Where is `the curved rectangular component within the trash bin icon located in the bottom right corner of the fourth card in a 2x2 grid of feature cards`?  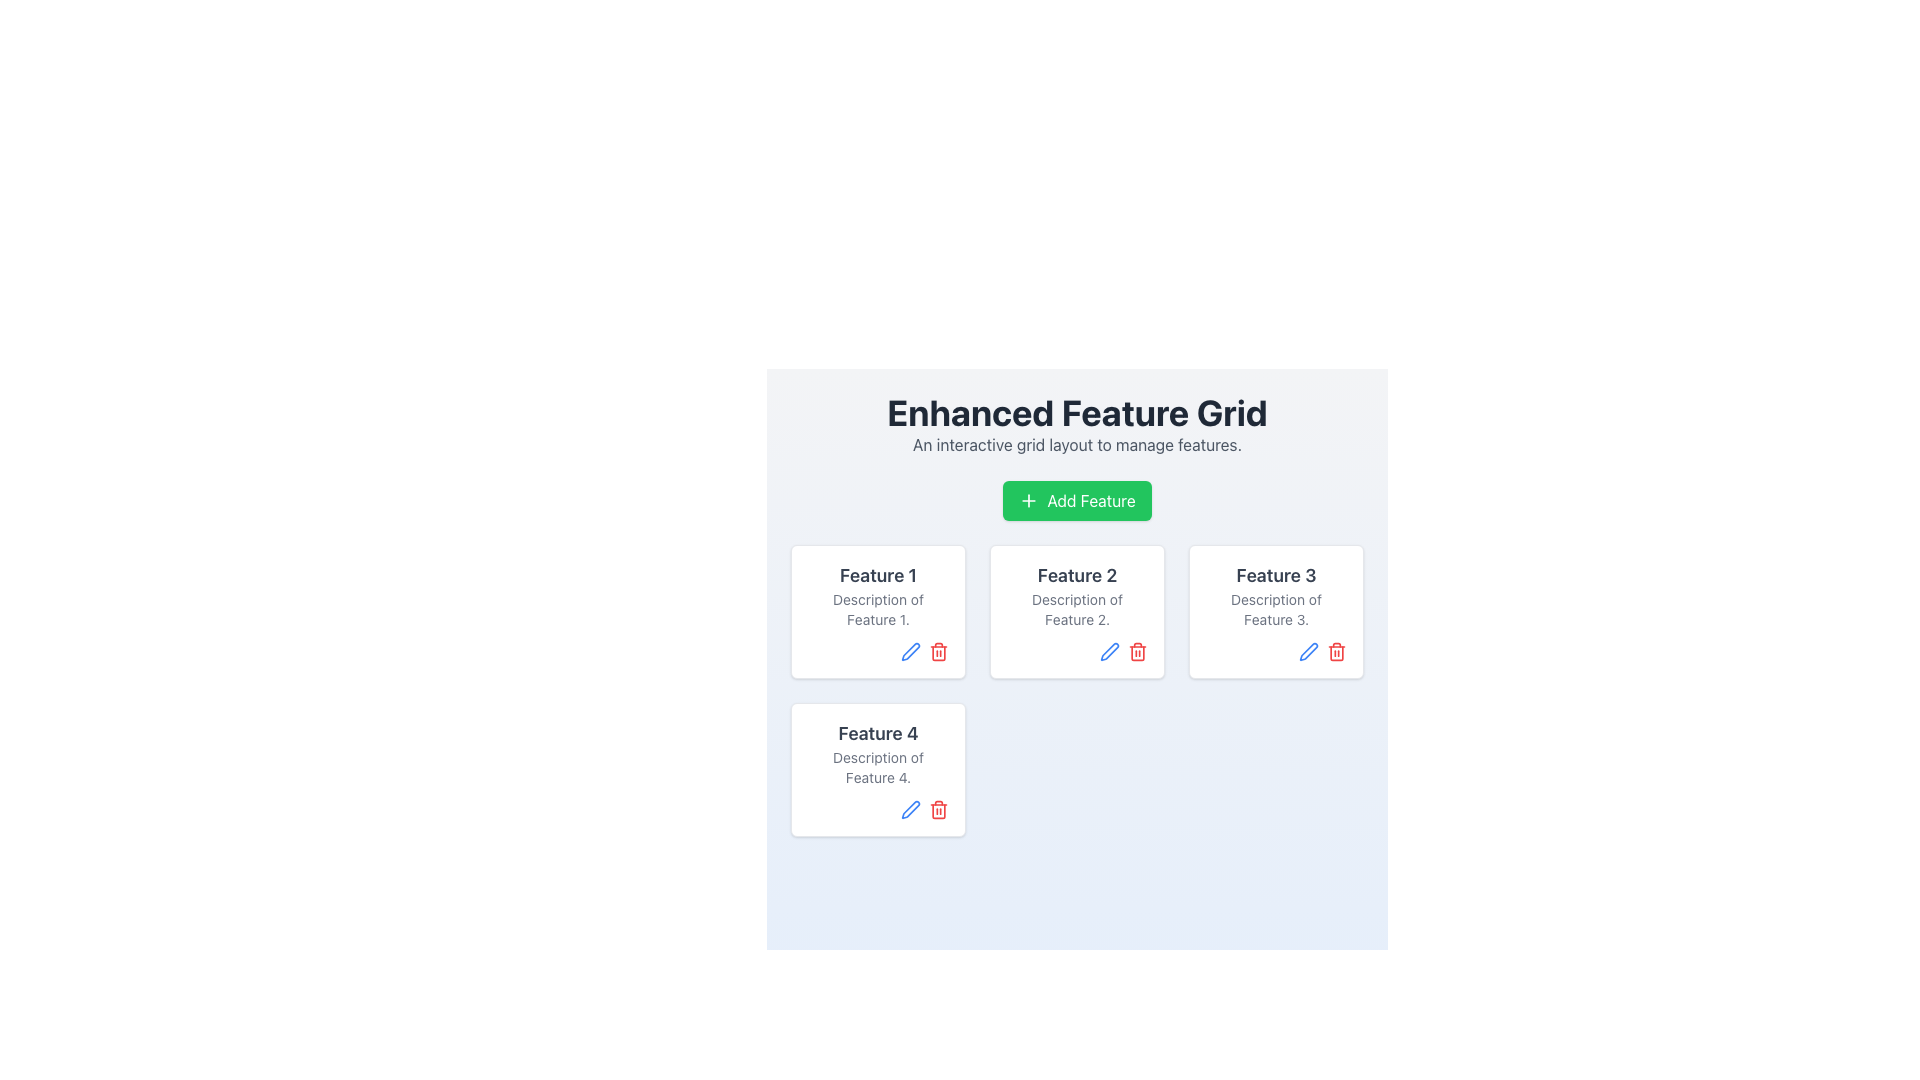
the curved rectangular component within the trash bin icon located in the bottom right corner of the fourth card in a 2x2 grid of feature cards is located at coordinates (938, 810).